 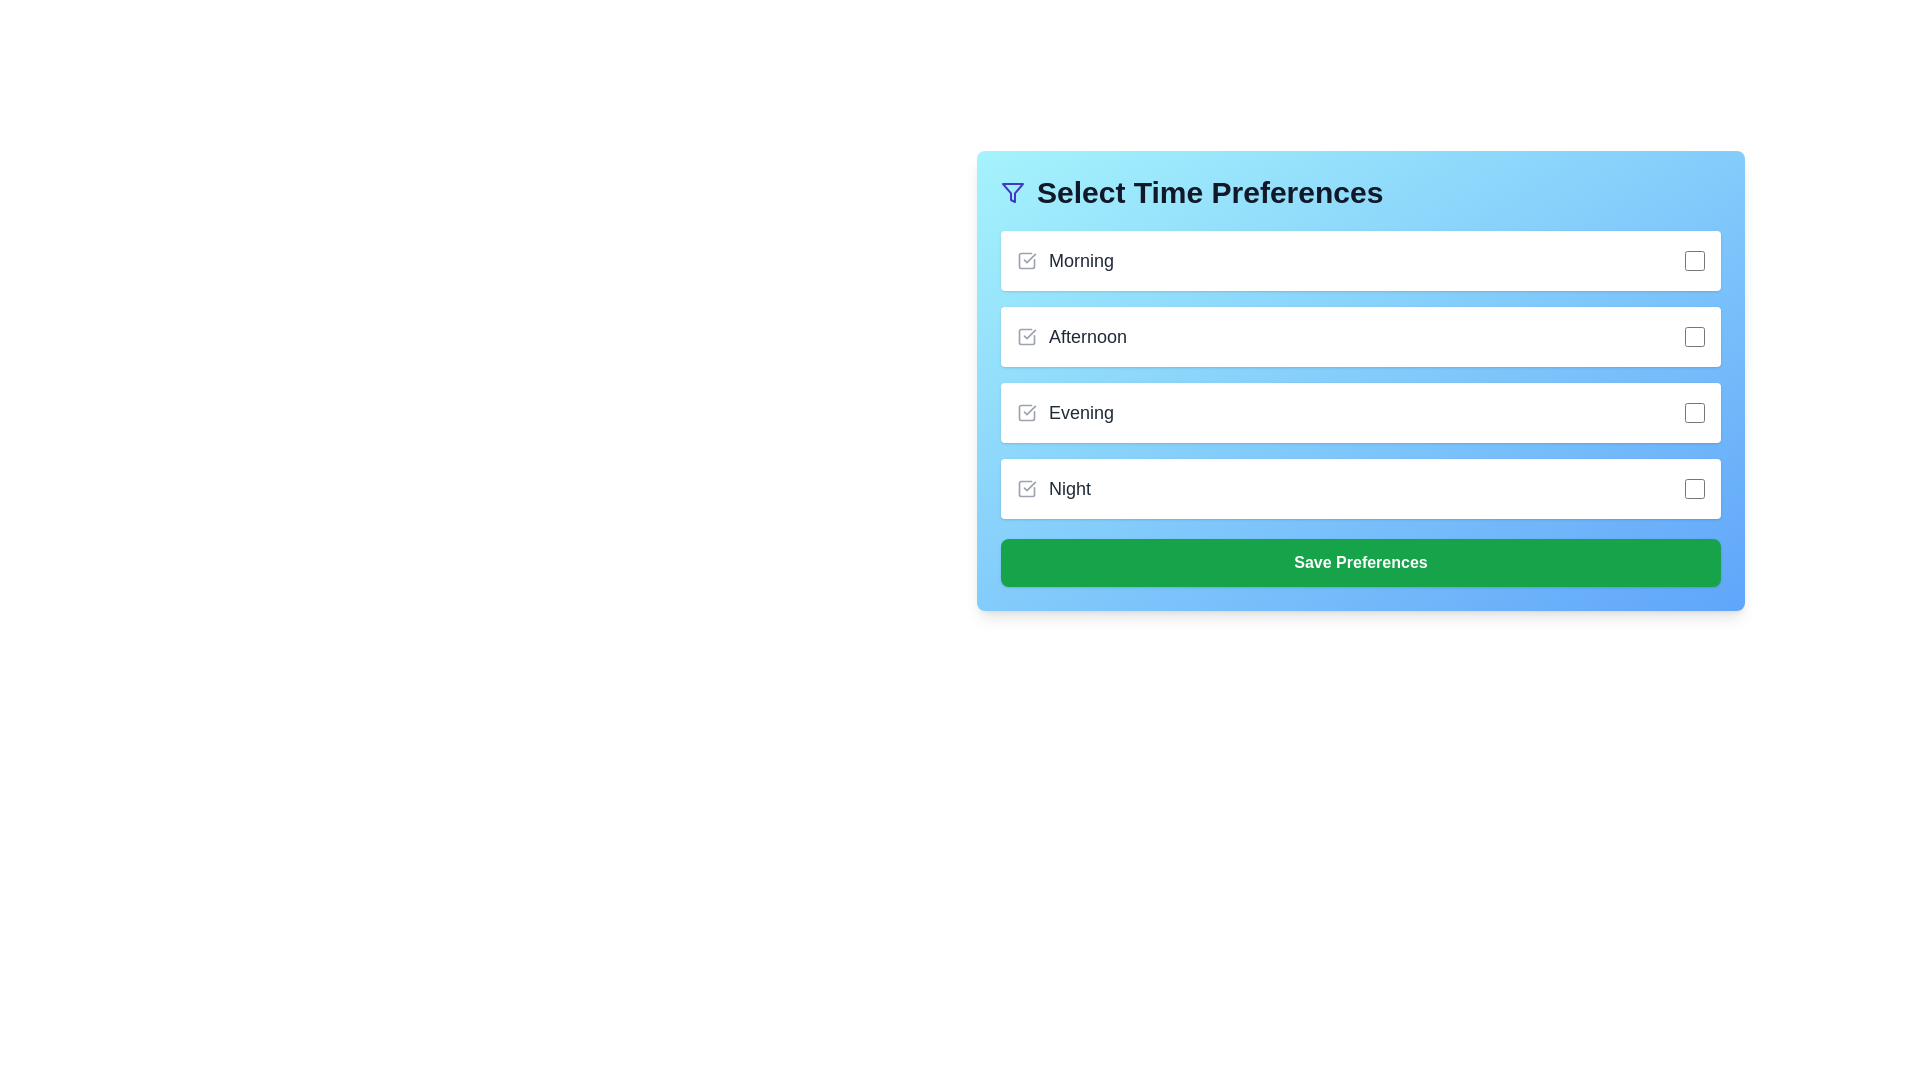 What do you see at coordinates (1087, 335) in the screenshot?
I see `the text label displaying 'Afternoon', which is positioned below the 'Morning' label and above the 'Evening' label in a vertical list of time preferences` at bounding box center [1087, 335].